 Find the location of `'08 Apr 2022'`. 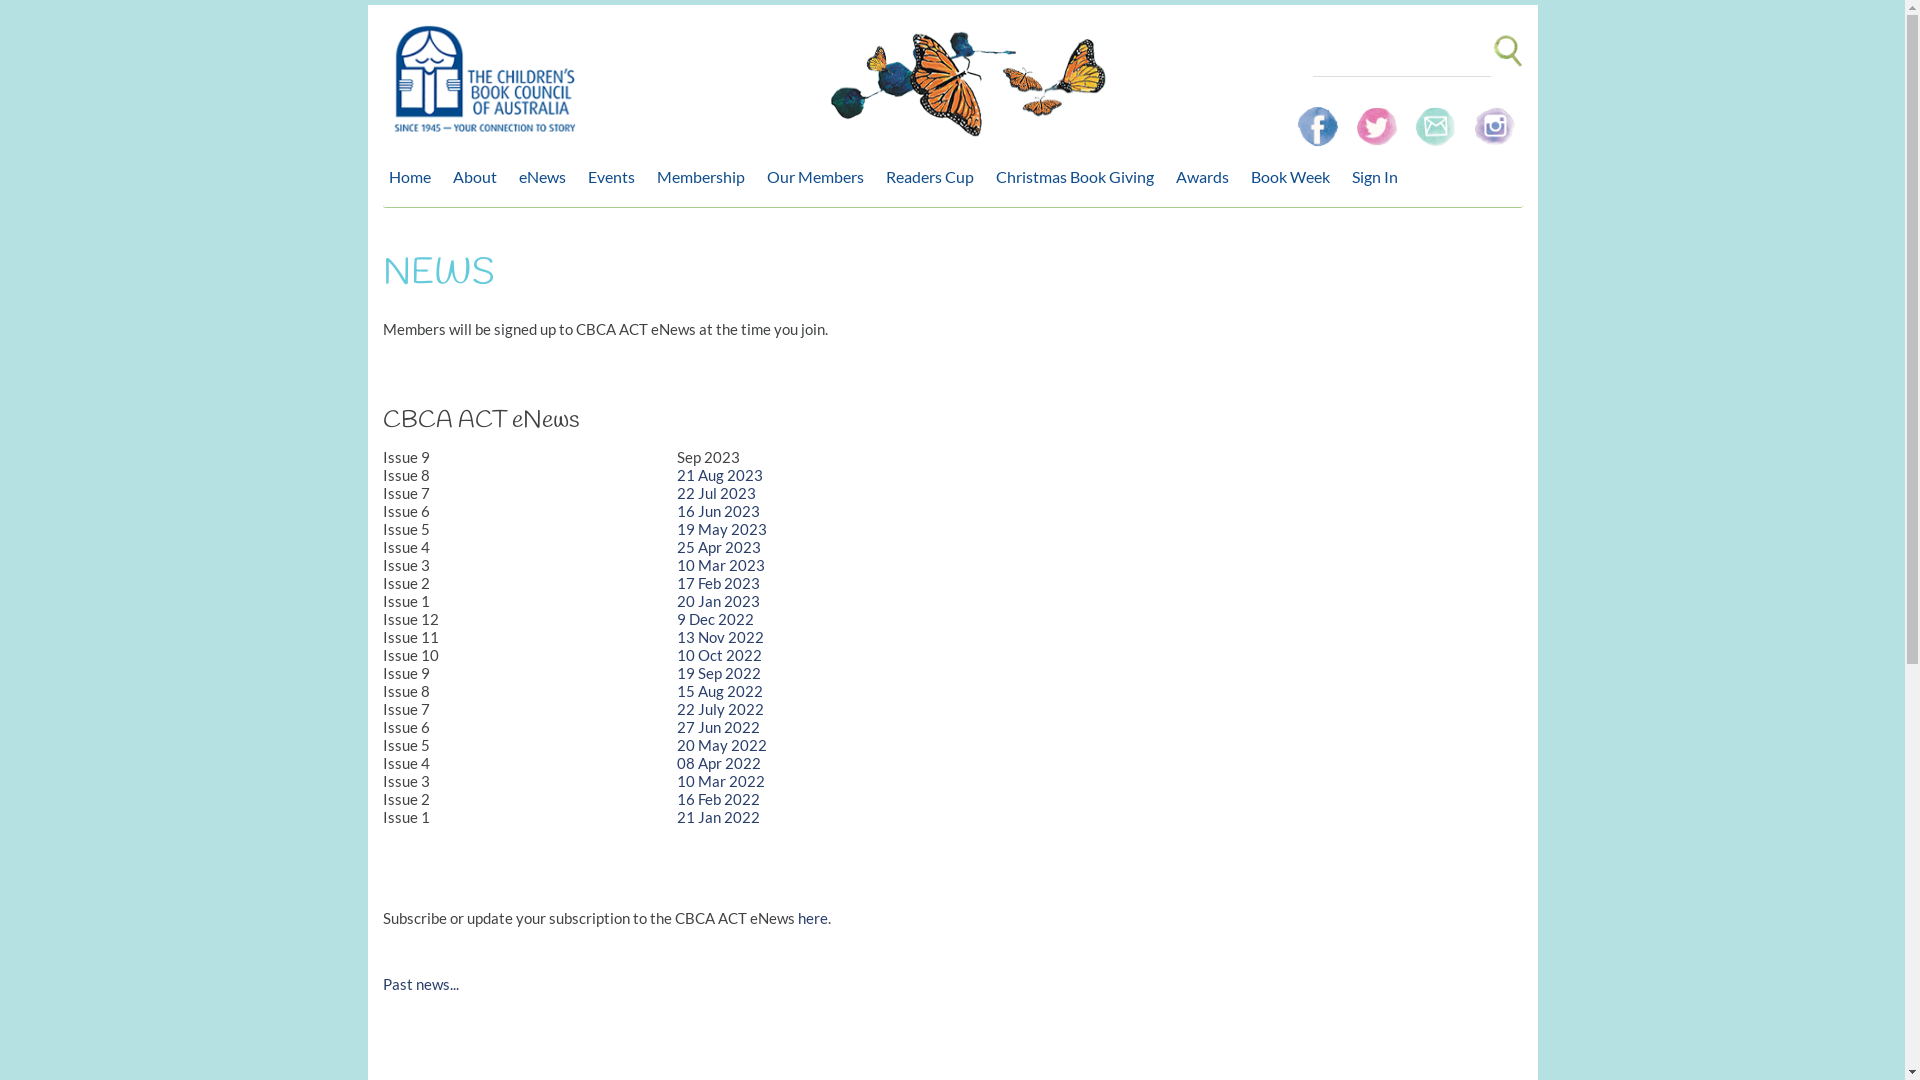

'08 Apr 2022' is located at coordinates (719, 763).